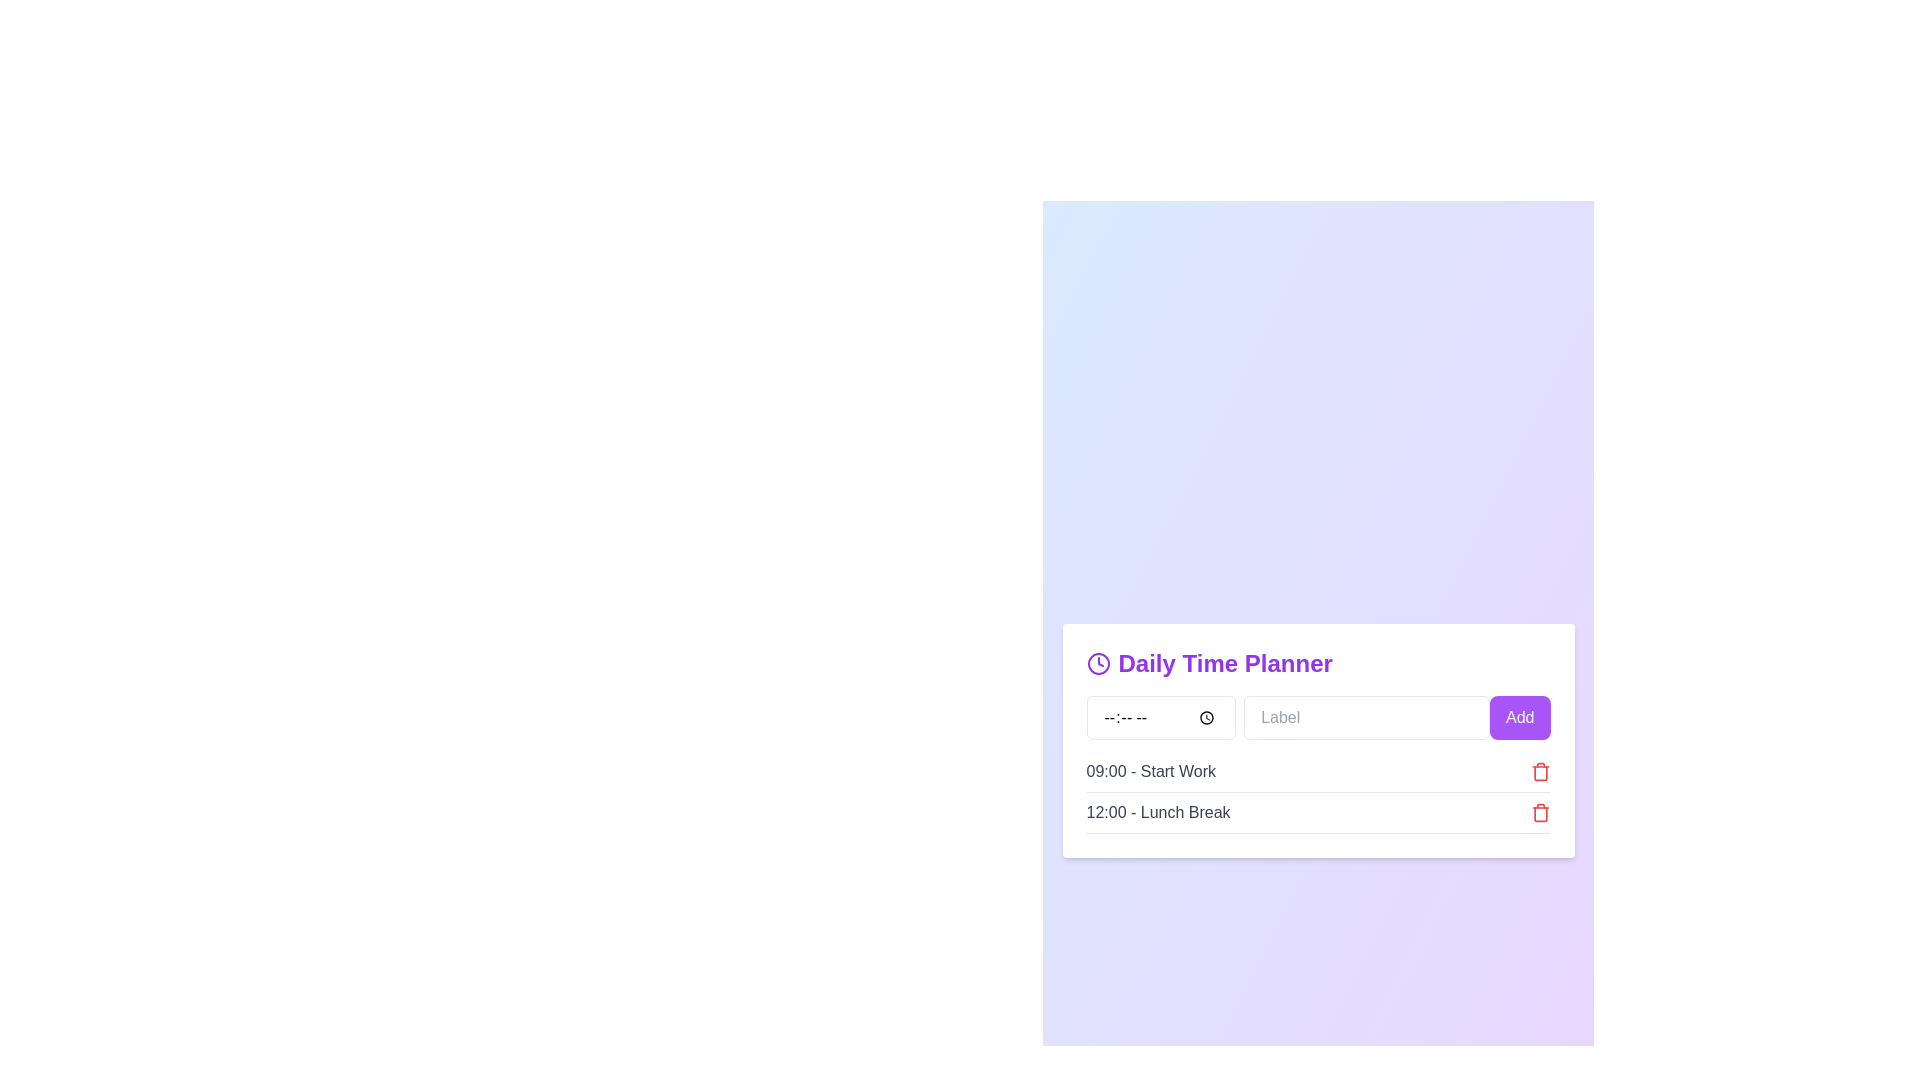  Describe the element at coordinates (1097, 663) in the screenshot. I see `the purple clock icon with a circular outline and clock hands located to the left of the 'Daily Time Planner' text` at that location.